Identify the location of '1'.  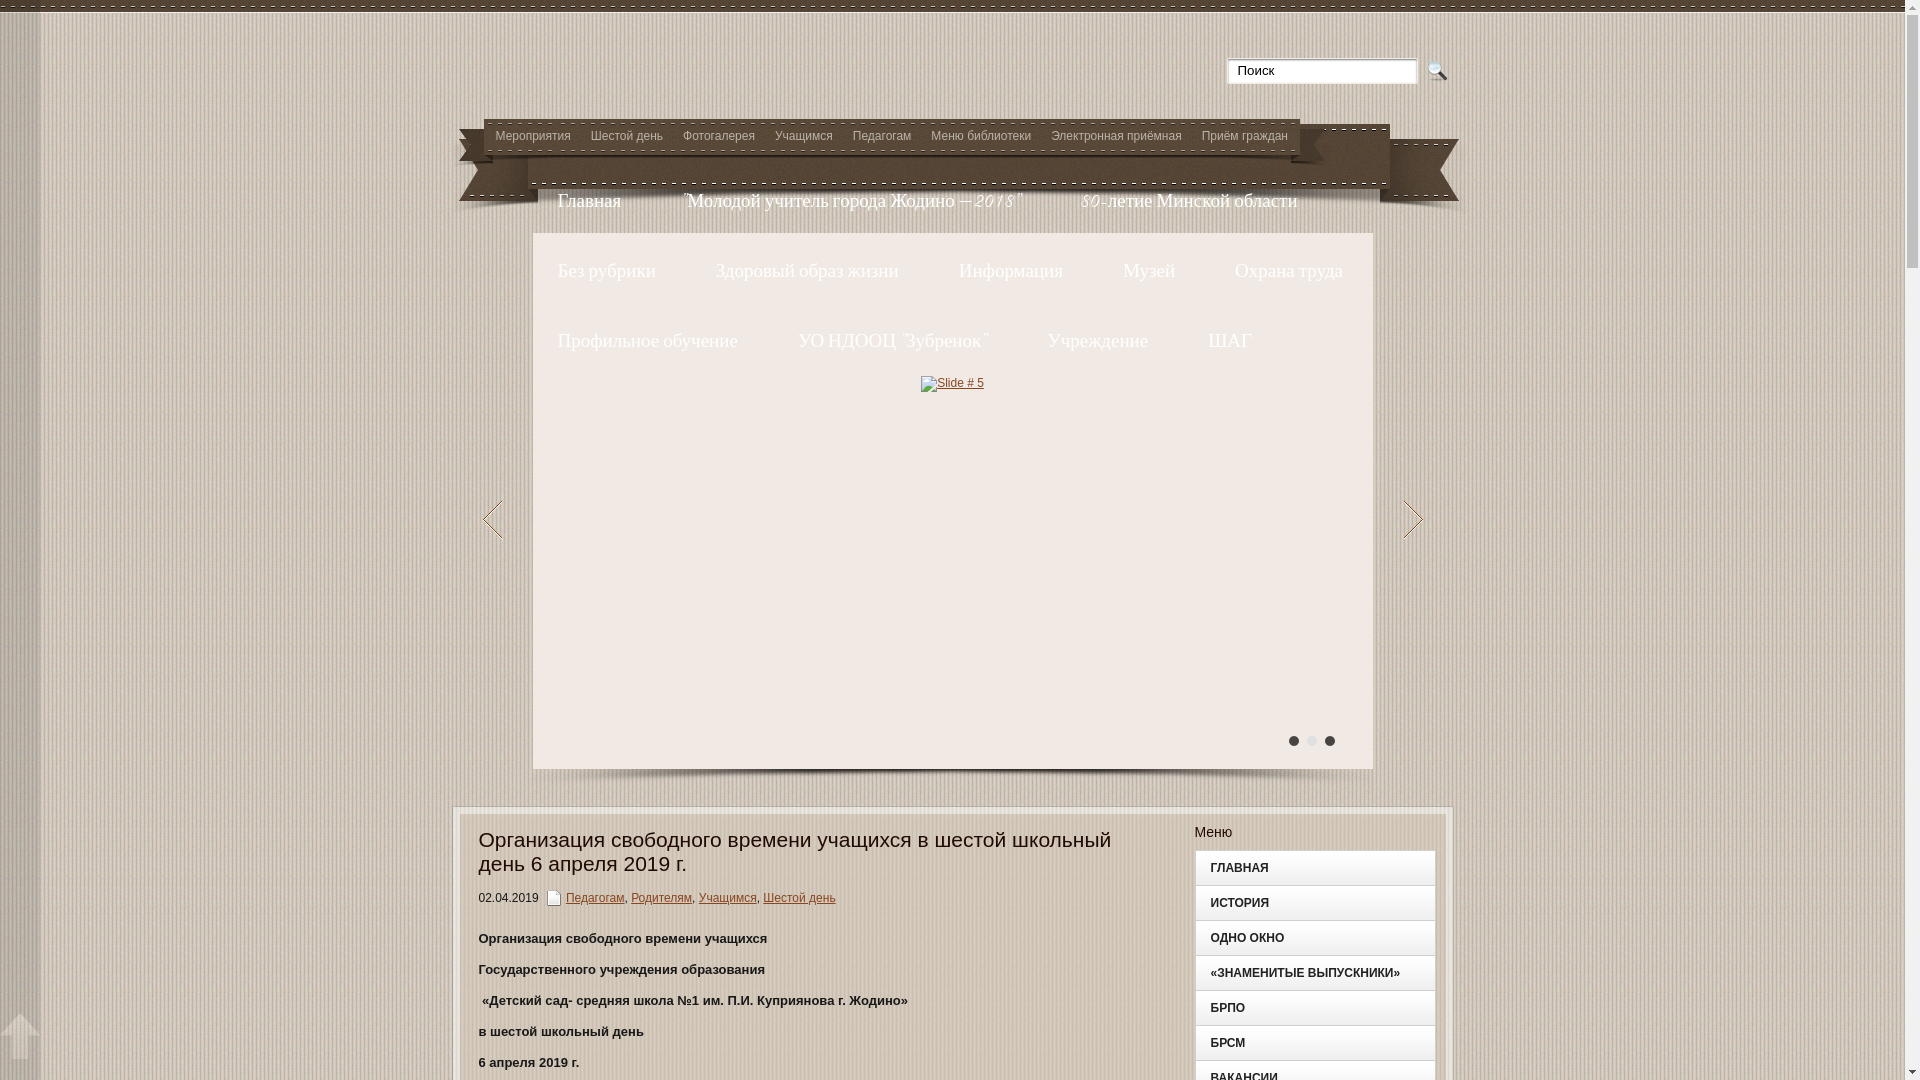
(1287, 740).